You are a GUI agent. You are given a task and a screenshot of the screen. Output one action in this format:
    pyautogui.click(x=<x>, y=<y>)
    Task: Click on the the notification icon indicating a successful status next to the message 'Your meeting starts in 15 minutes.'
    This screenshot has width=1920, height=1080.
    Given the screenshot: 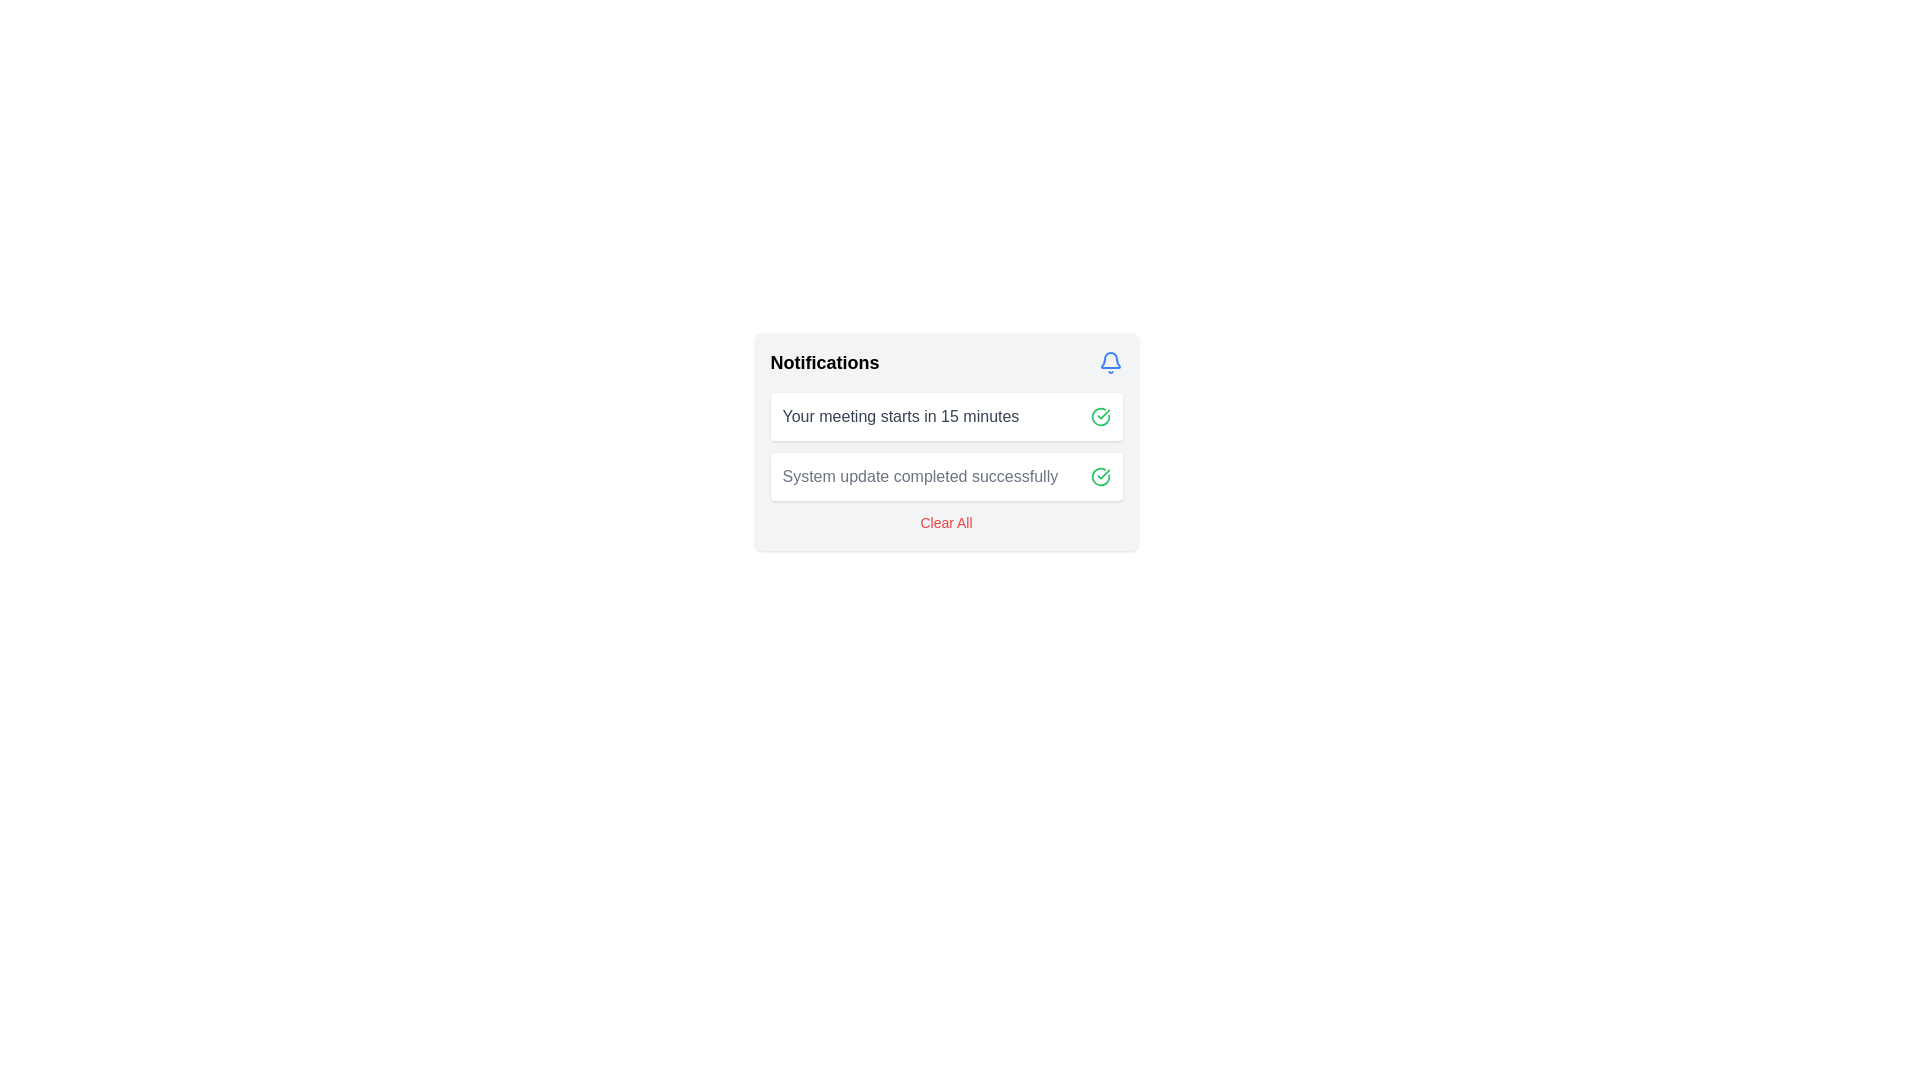 What is the action you would take?
    pyautogui.click(x=1099, y=477)
    